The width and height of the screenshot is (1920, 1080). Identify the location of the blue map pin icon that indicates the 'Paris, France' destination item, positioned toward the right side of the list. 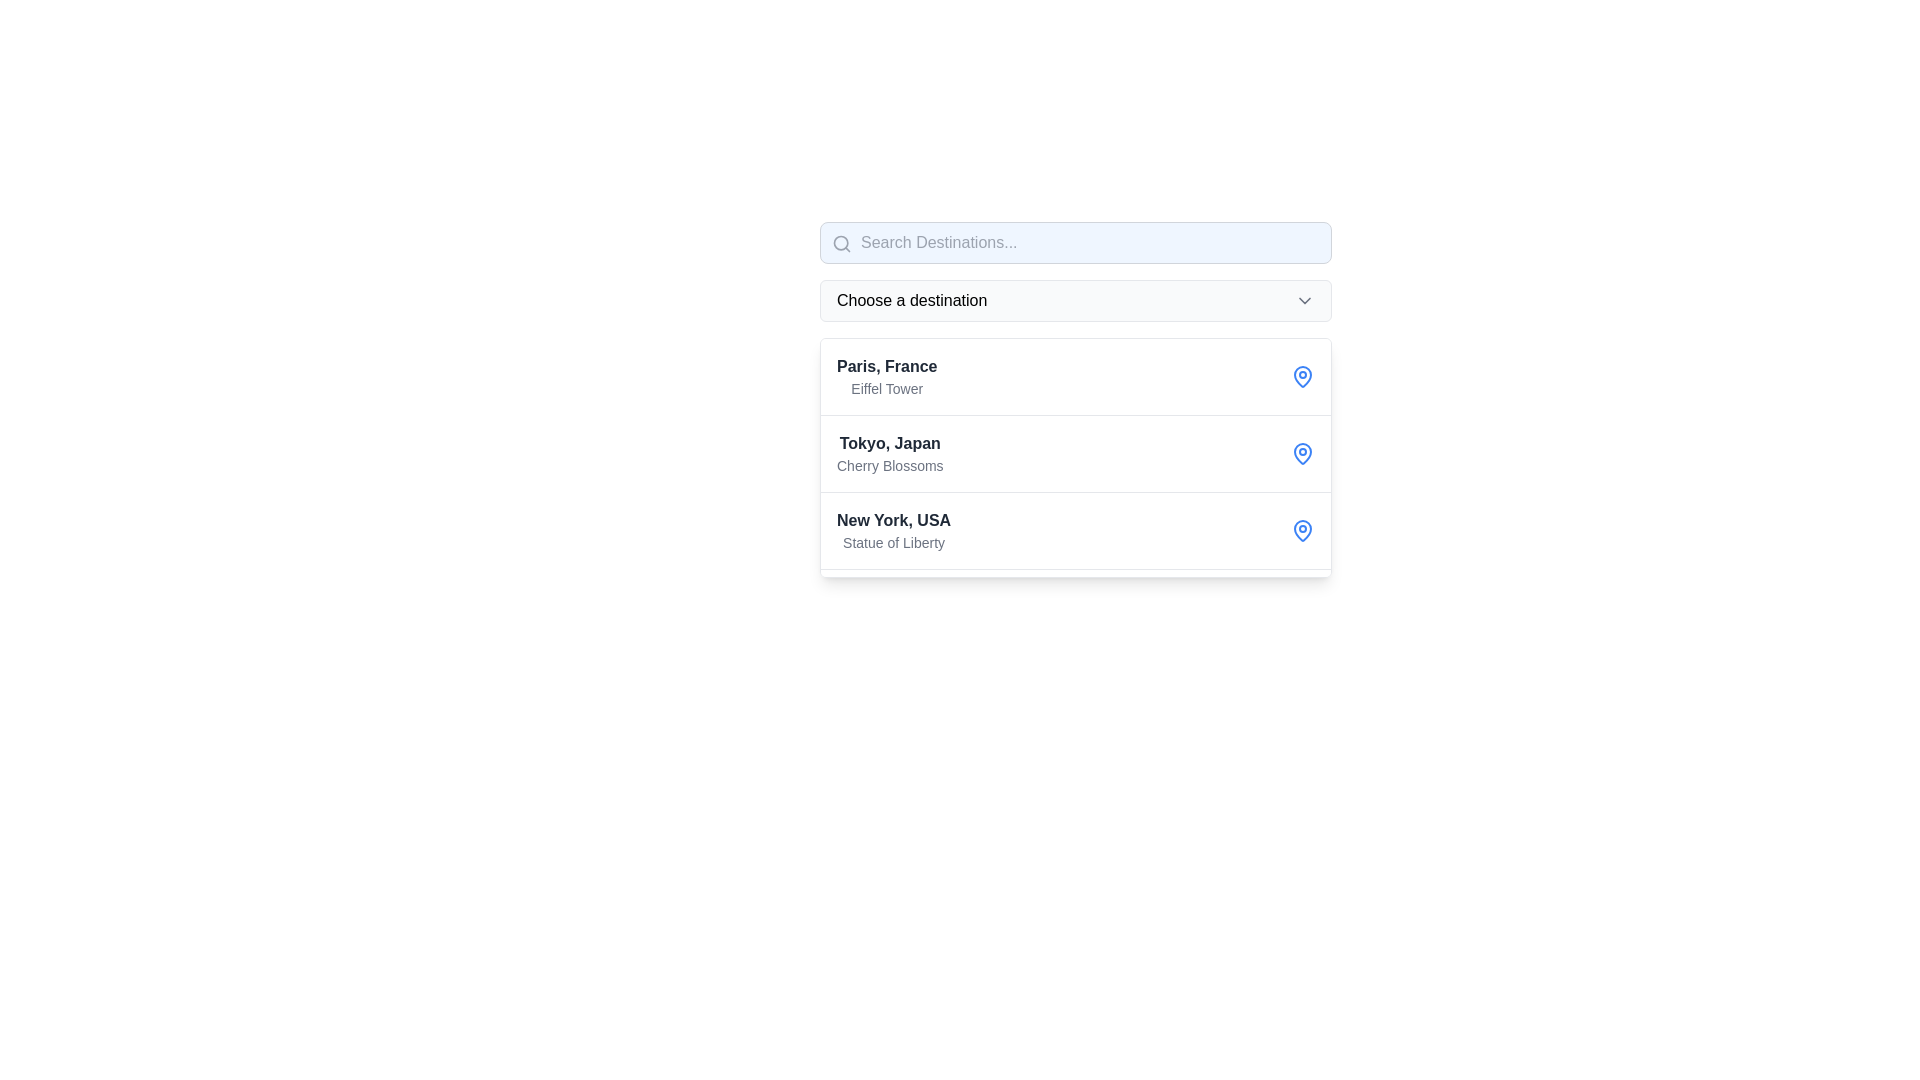
(1302, 375).